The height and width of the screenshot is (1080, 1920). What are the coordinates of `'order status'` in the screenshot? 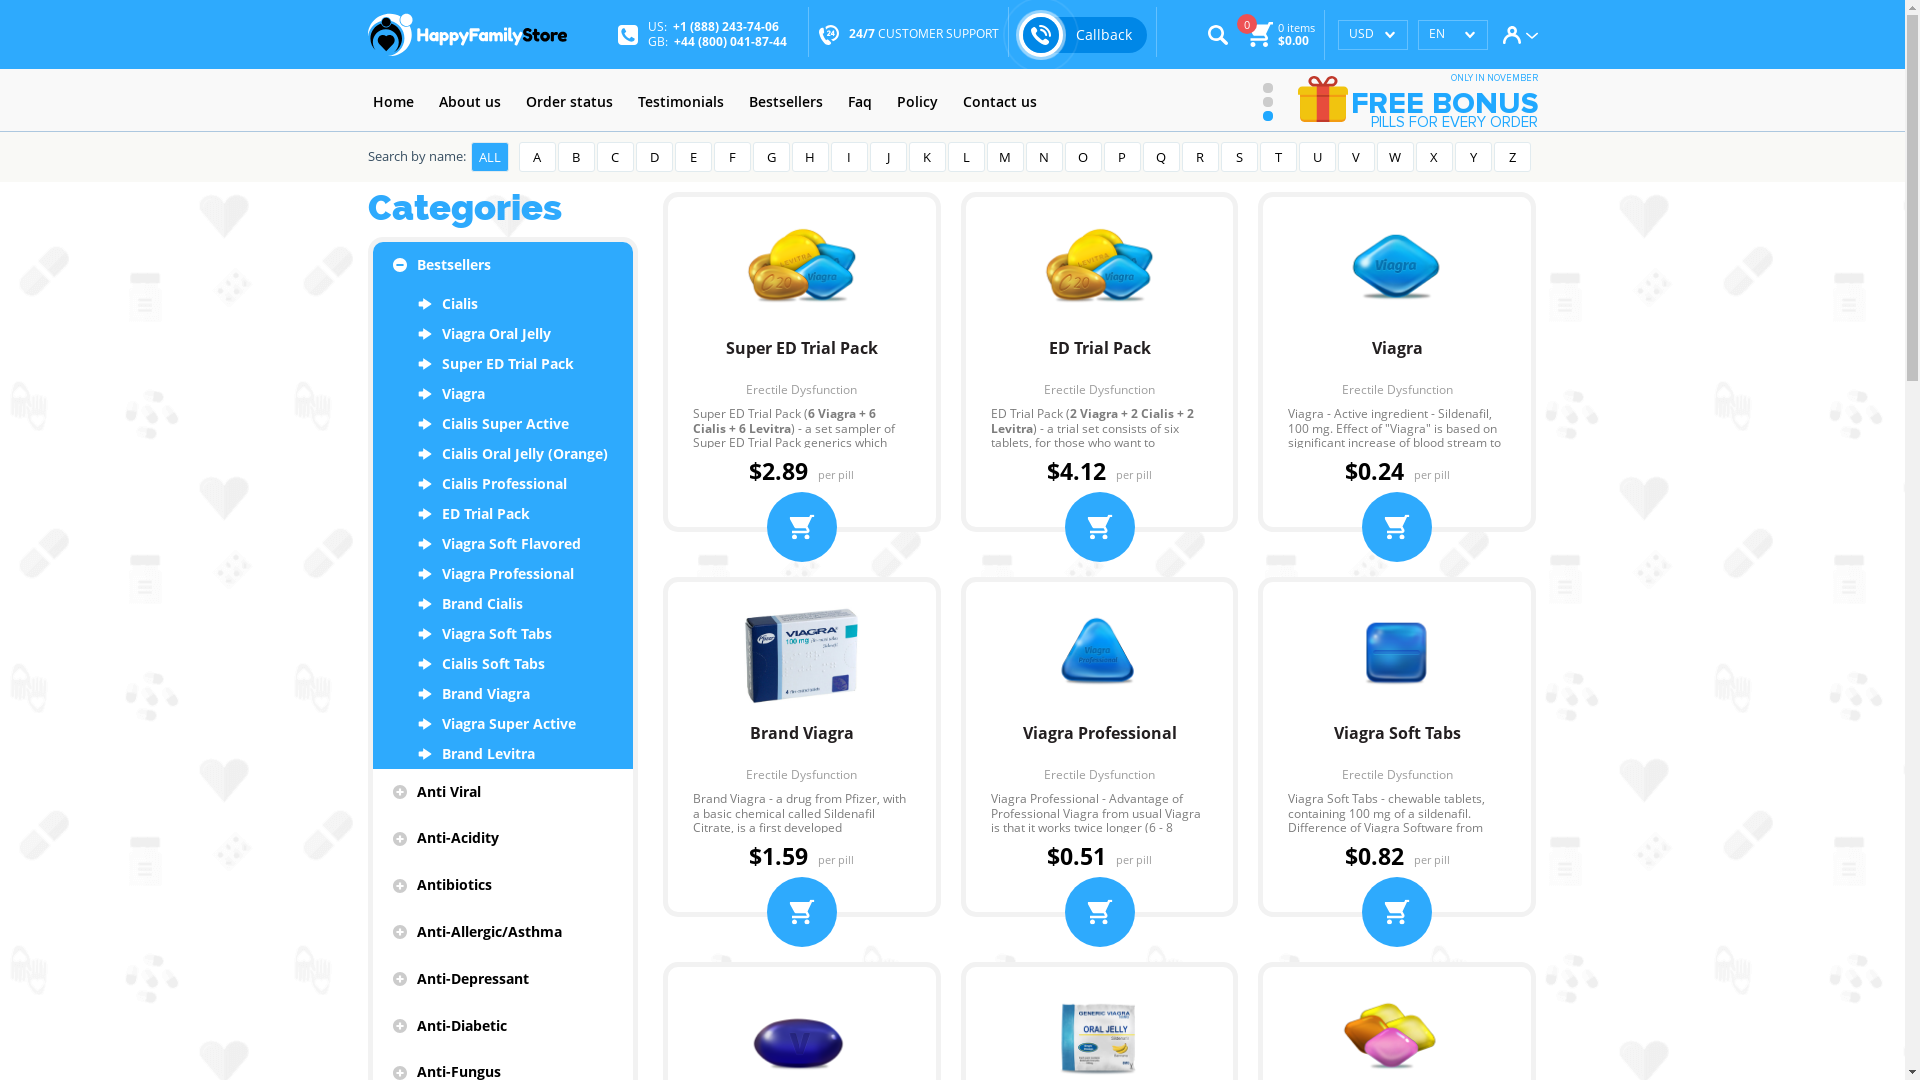 It's located at (567, 102).